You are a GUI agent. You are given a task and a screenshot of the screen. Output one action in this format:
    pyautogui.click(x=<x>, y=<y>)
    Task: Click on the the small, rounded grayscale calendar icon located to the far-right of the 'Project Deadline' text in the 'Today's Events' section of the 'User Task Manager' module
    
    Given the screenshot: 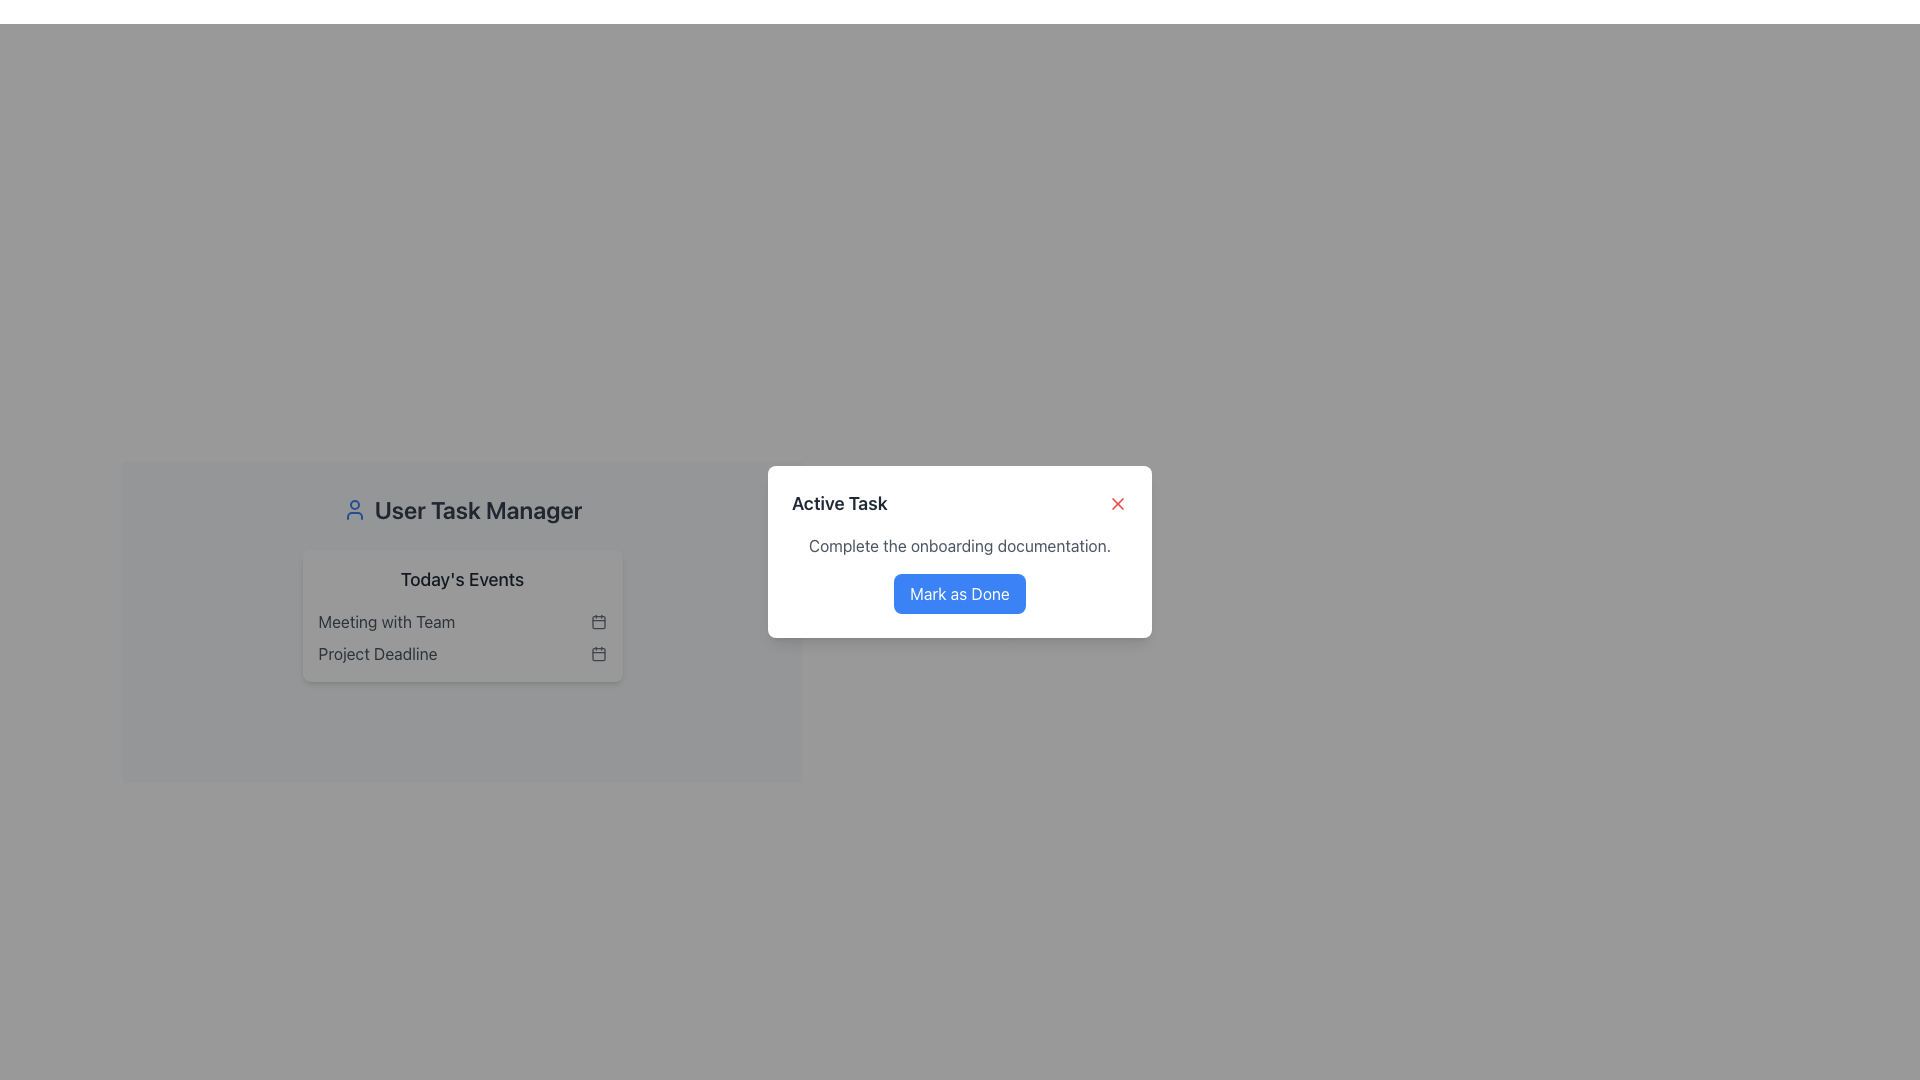 What is the action you would take?
    pyautogui.click(x=597, y=654)
    